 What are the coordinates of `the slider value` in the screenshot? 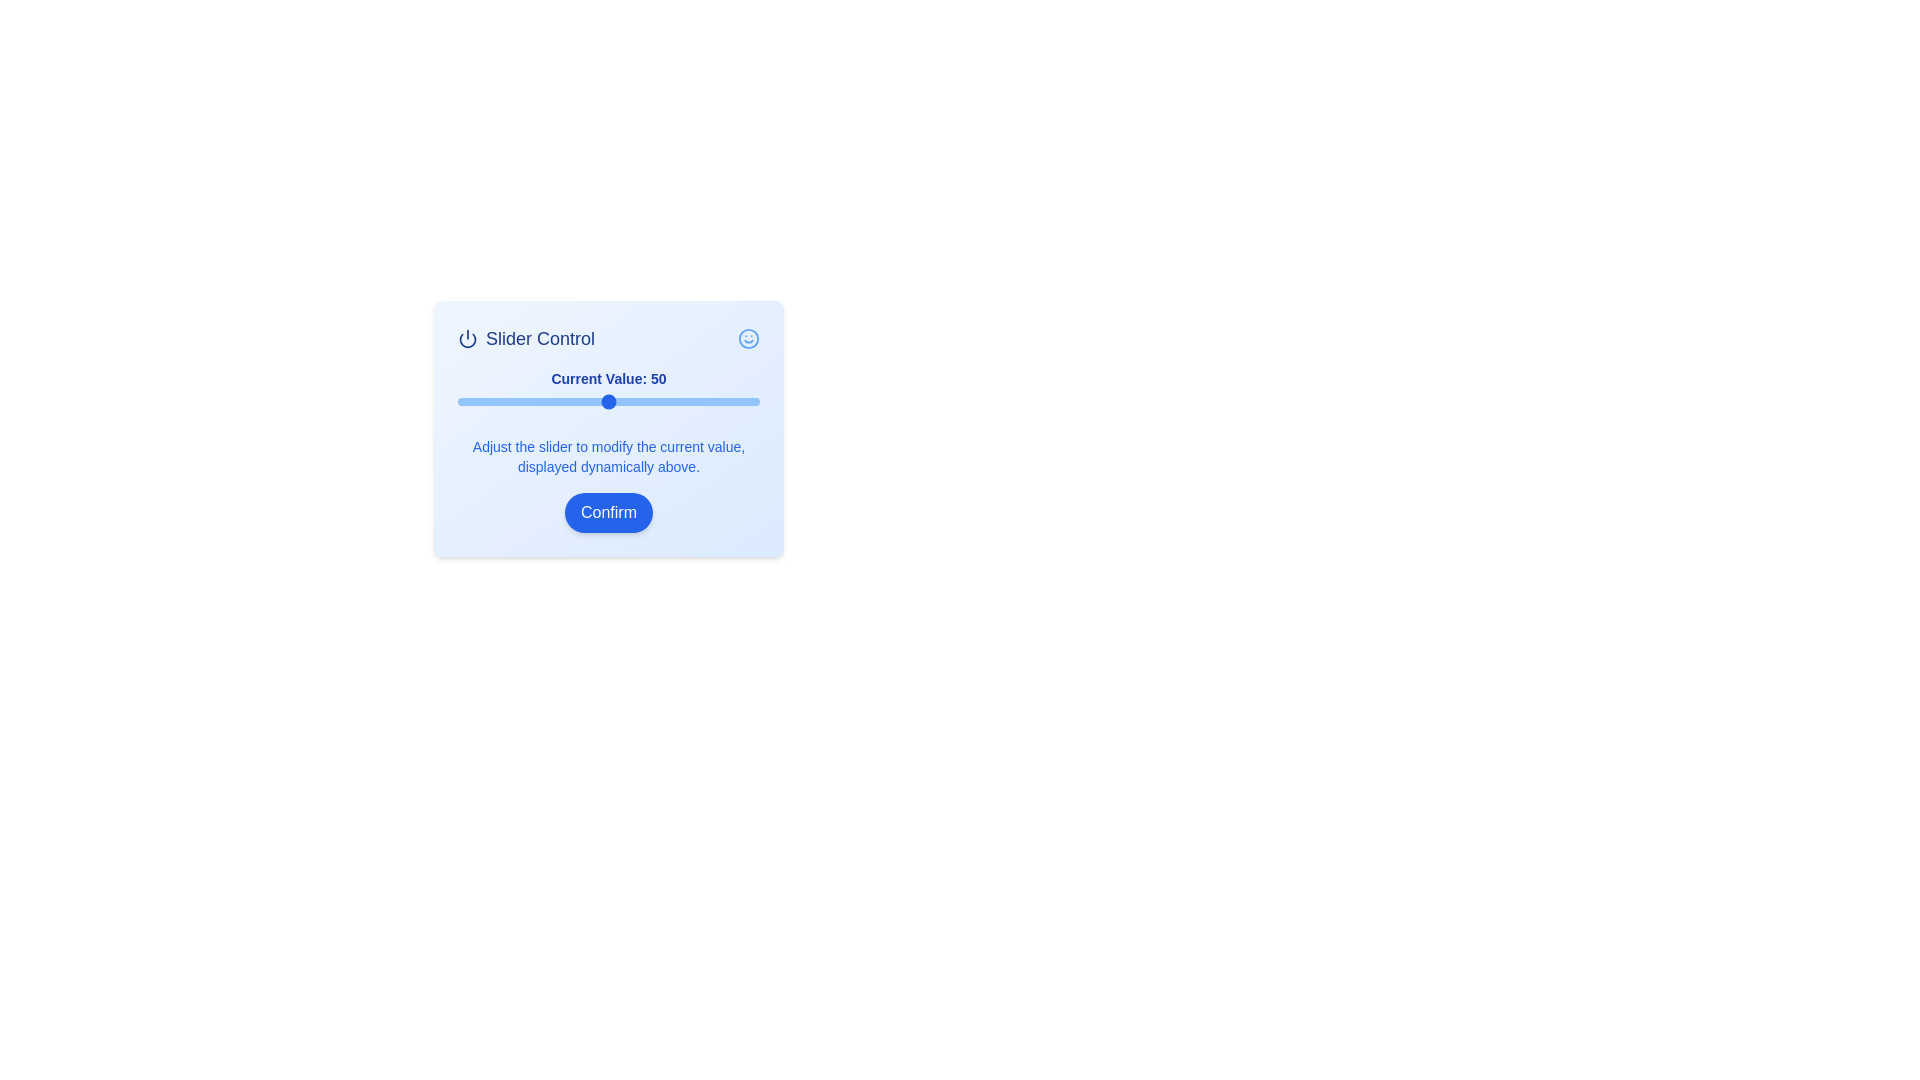 It's located at (693, 401).